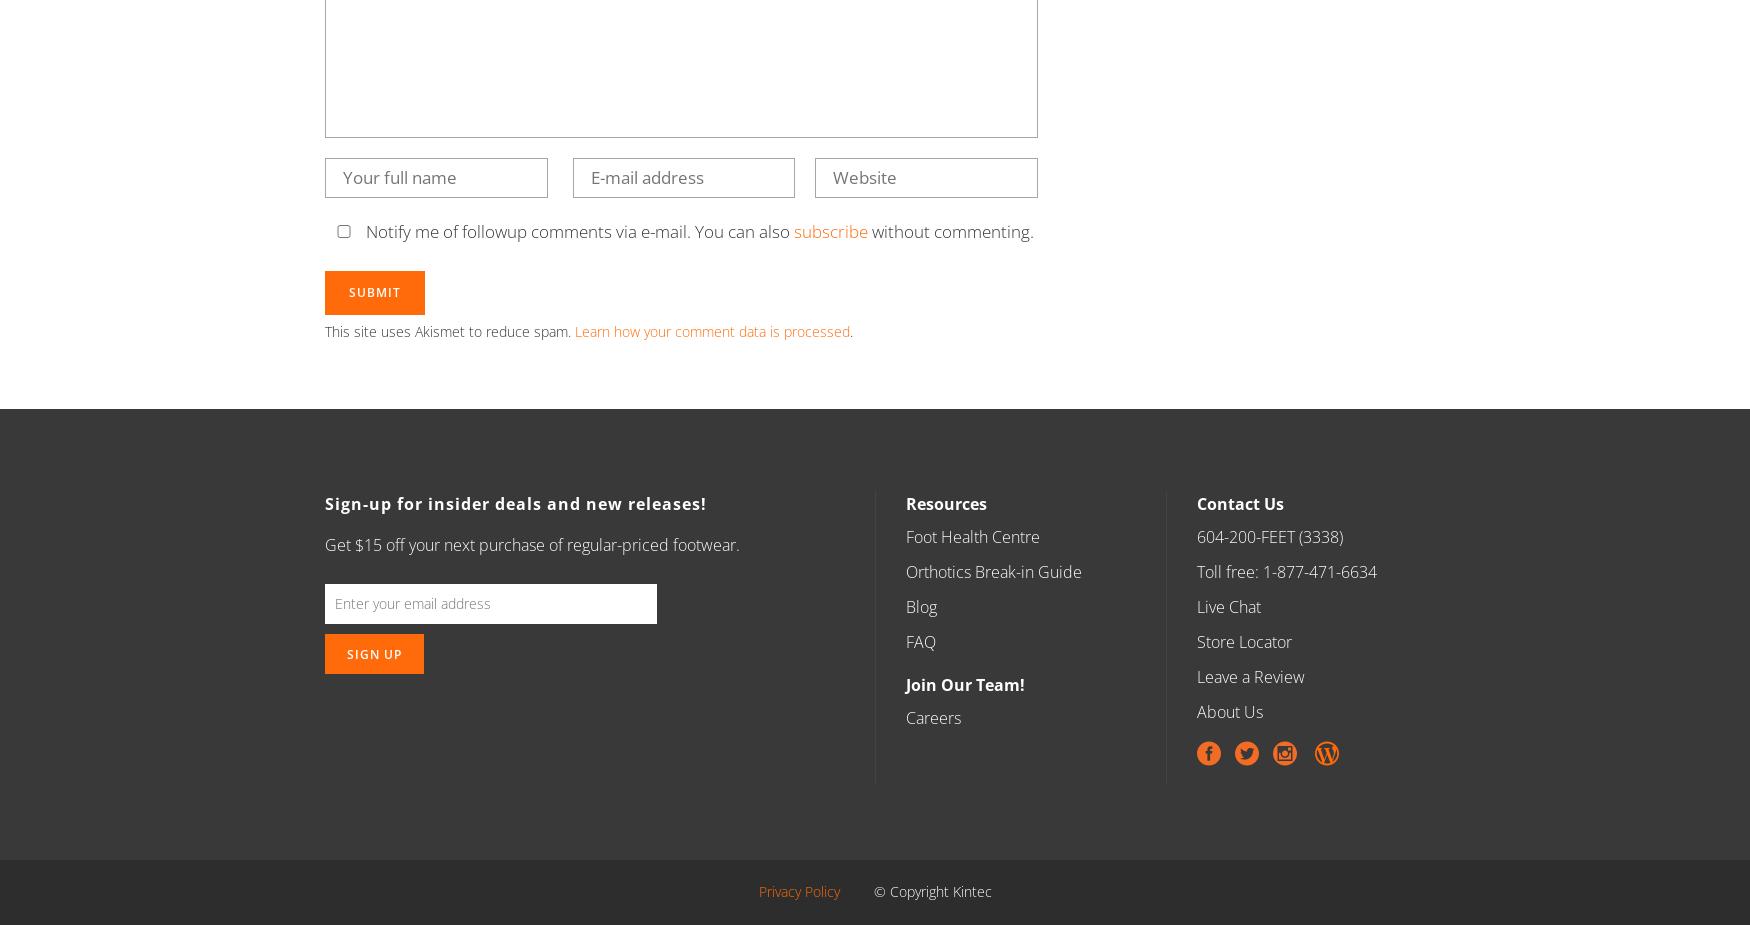 The width and height of the screenshot is (1750, 925). What do you see at coordinates (920, 605) in the screenshot?
I see `'Blog'` at bounding box center [920, 605].